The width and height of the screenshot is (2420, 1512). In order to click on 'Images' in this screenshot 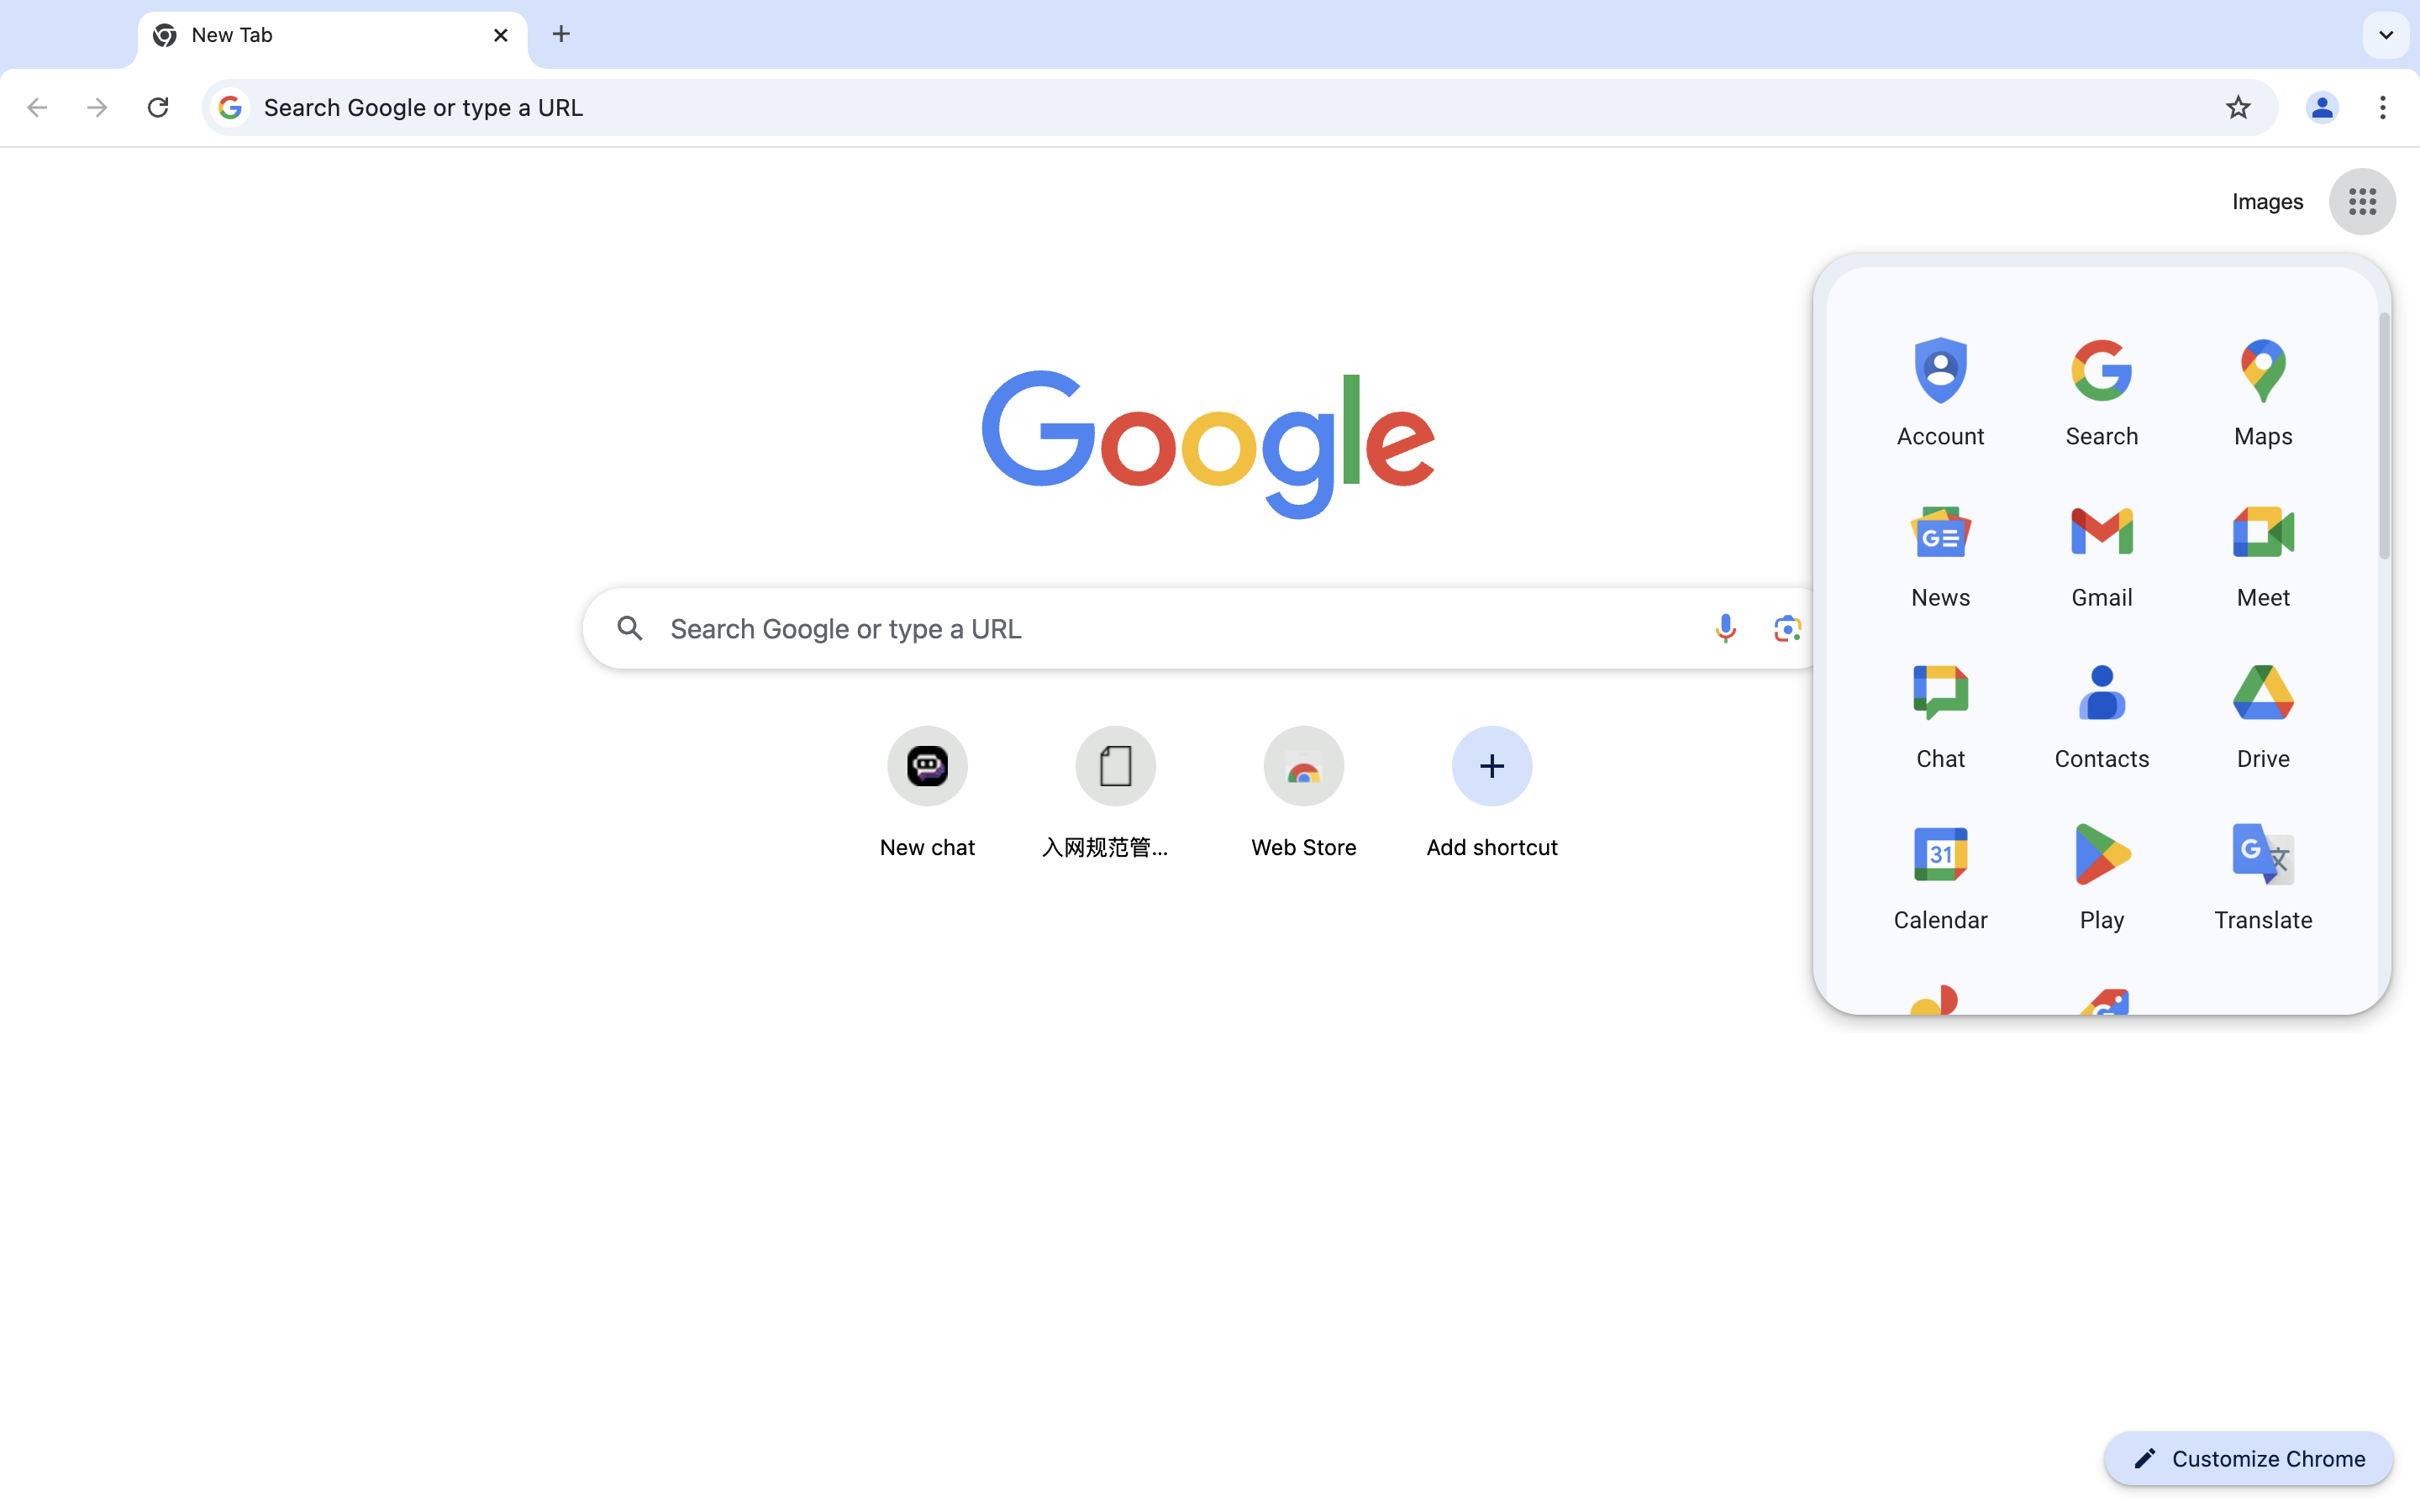, I will do `click(2267, 202)`.